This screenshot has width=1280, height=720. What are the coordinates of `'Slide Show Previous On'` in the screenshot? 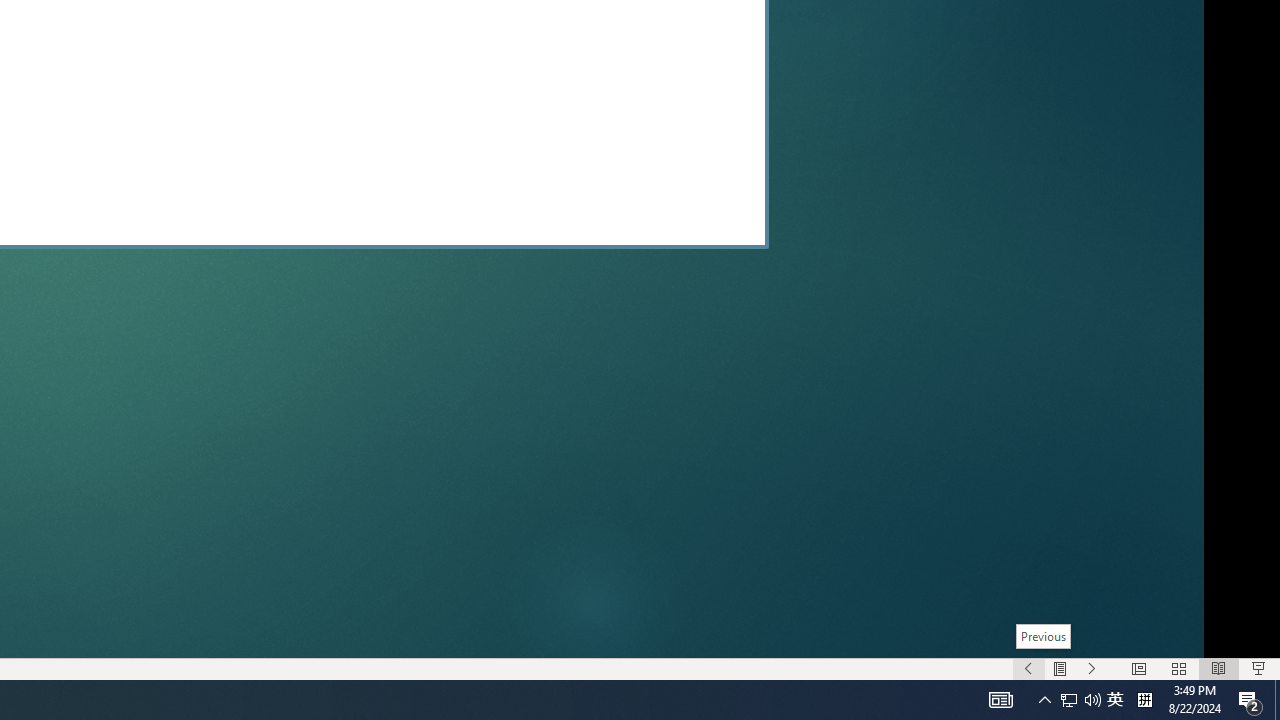 It's located at (1028, 669).